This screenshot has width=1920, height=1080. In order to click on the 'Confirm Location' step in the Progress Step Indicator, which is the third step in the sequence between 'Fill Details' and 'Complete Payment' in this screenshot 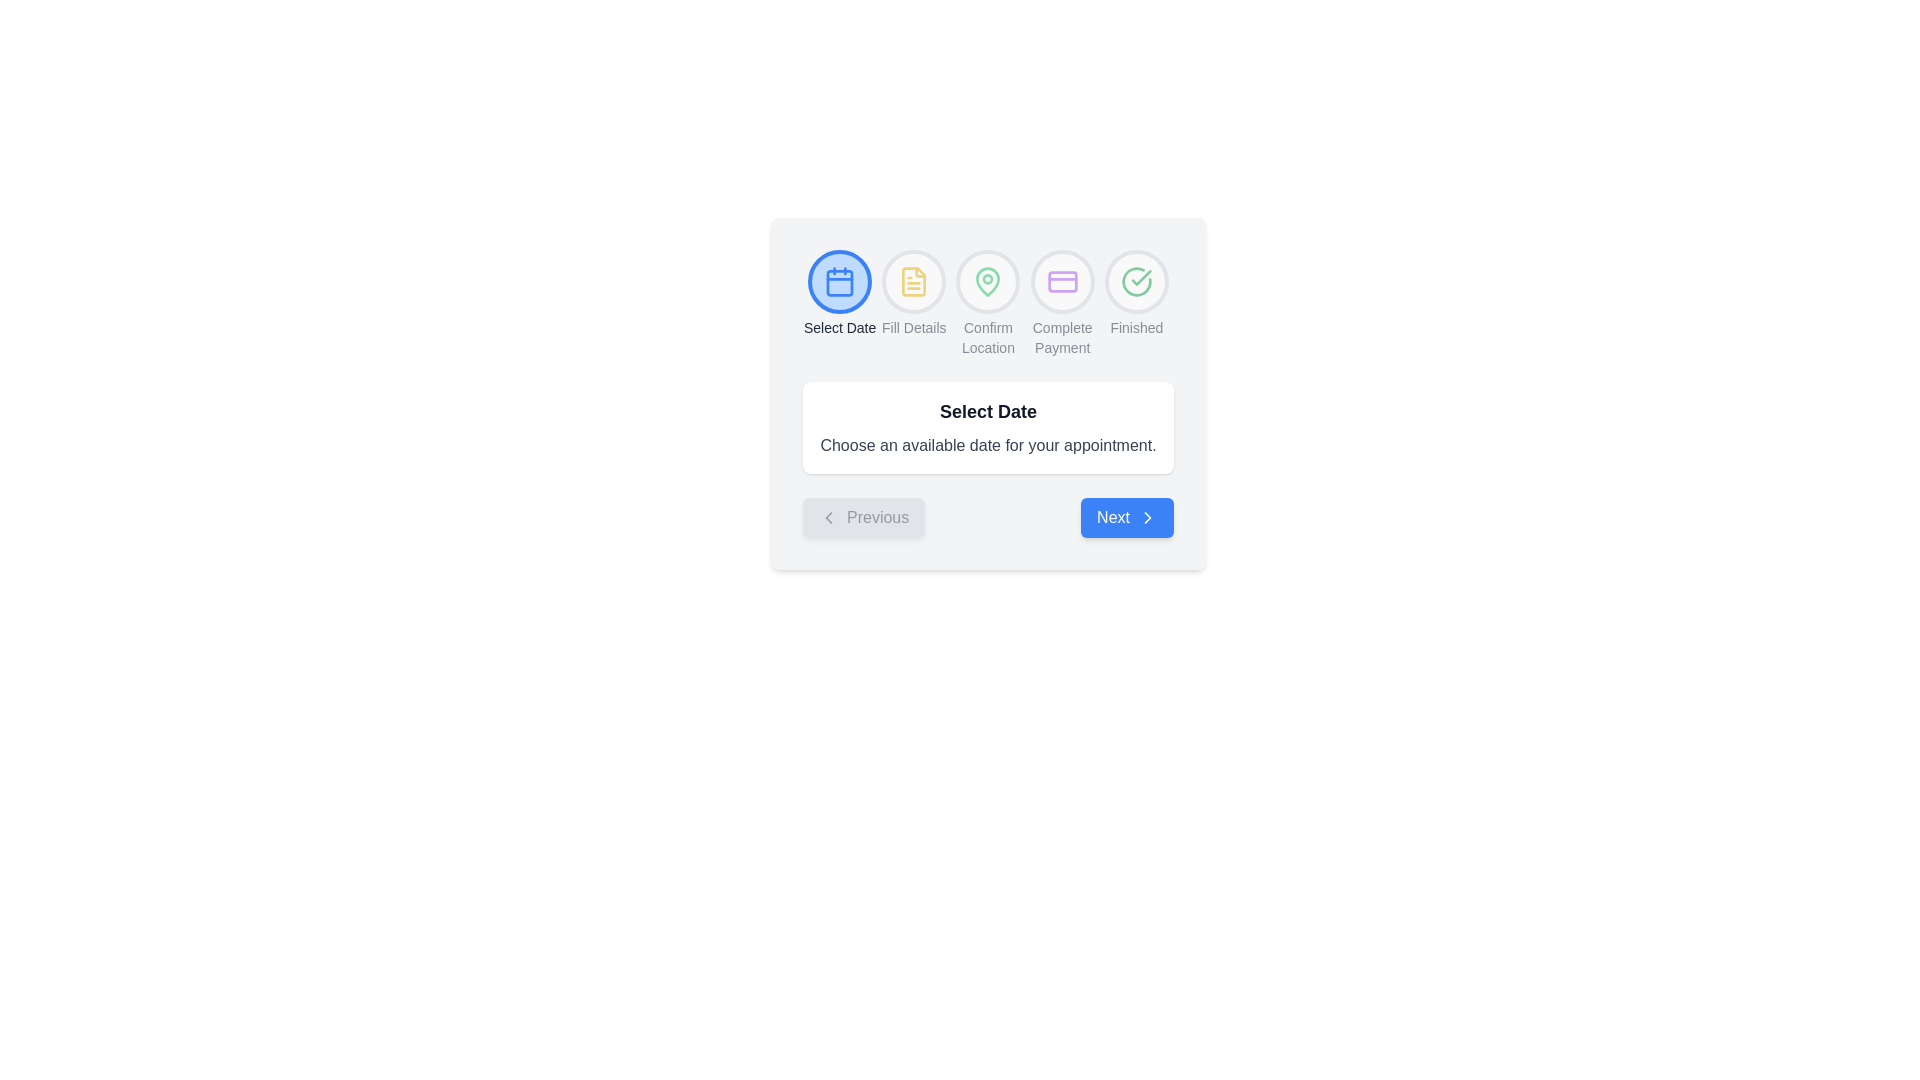, I will do `click(988, 304)`.